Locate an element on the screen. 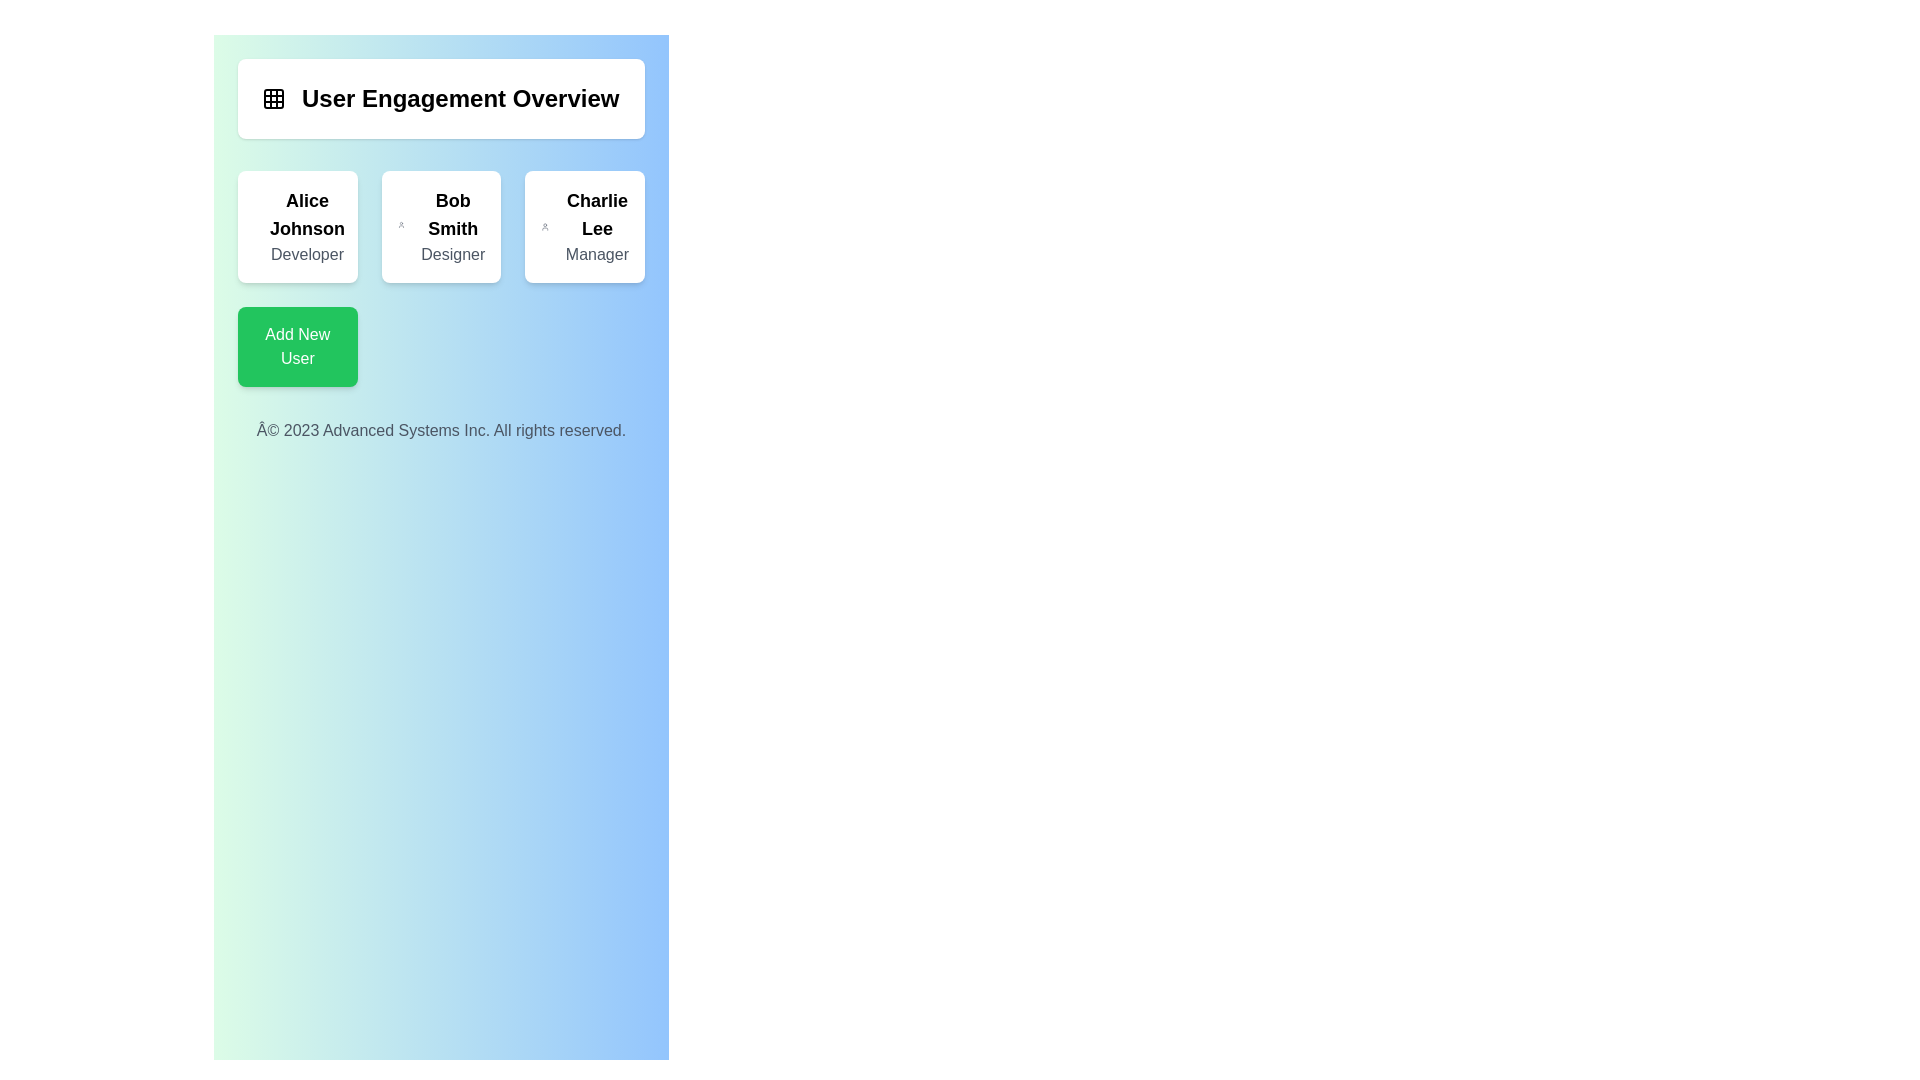 This screenshot has height=1080, width=1920. the static text label displaying 'Bob Smith', which is a bold and larger font label centered above the smaller text 'Designer' is located at coordinates (452, 215).